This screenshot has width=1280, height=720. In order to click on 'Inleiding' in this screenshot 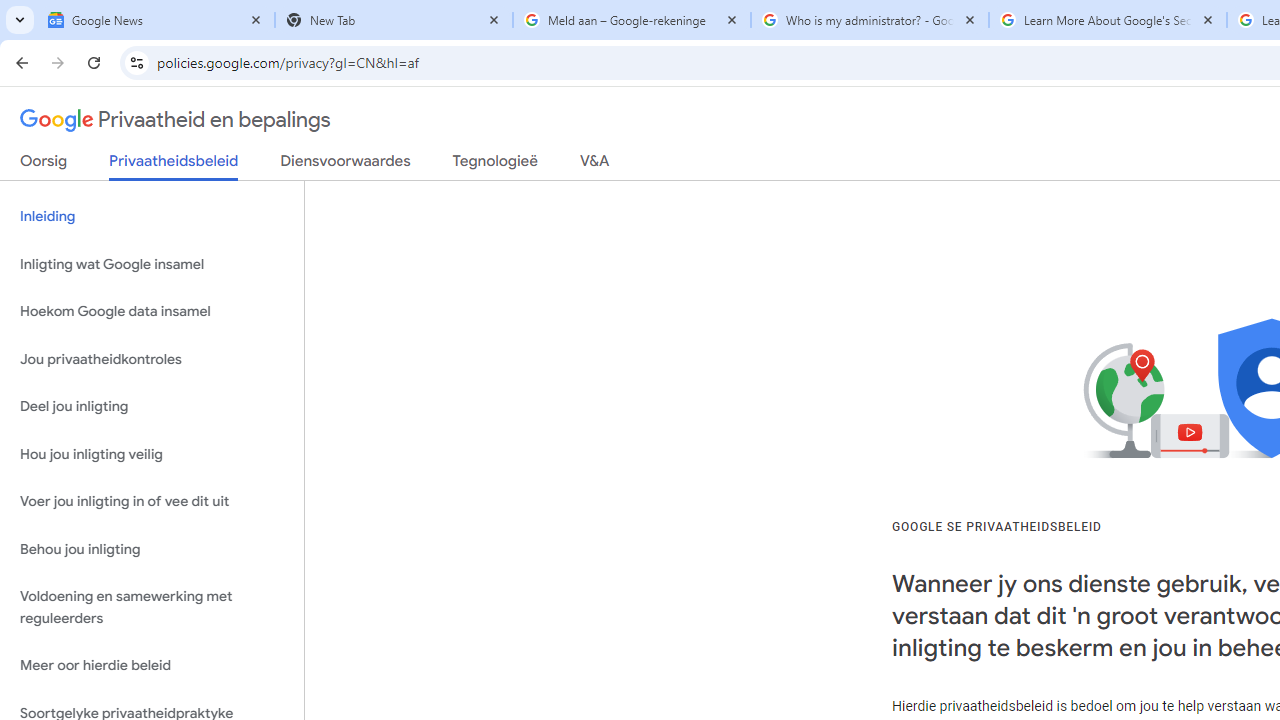, I will do `click(151, 217)`.